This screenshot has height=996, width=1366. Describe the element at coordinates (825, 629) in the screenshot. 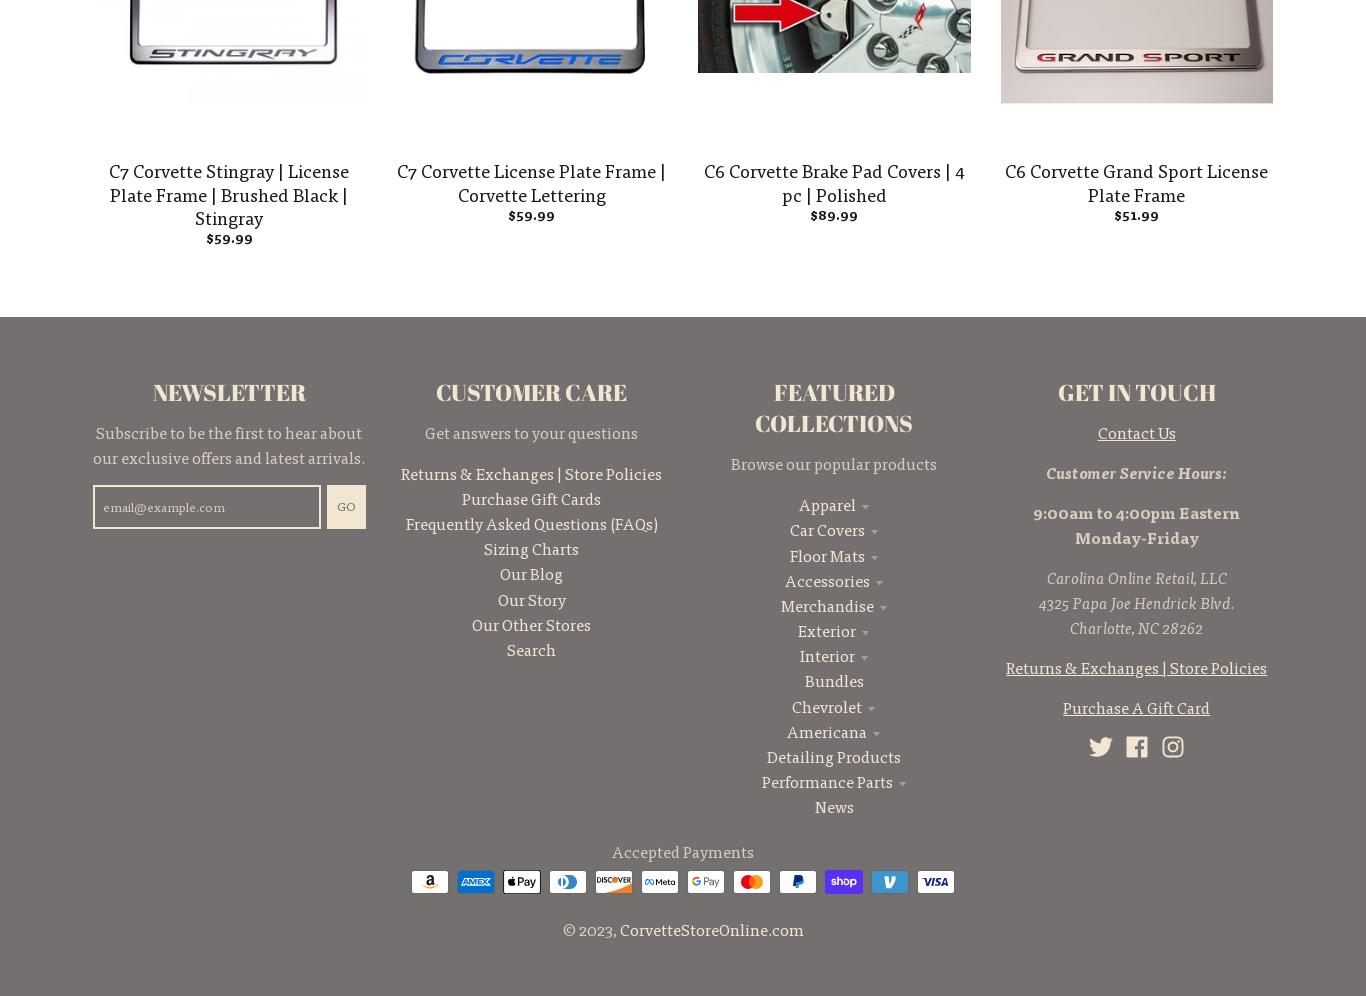

I see `'Exterior'` at that location.